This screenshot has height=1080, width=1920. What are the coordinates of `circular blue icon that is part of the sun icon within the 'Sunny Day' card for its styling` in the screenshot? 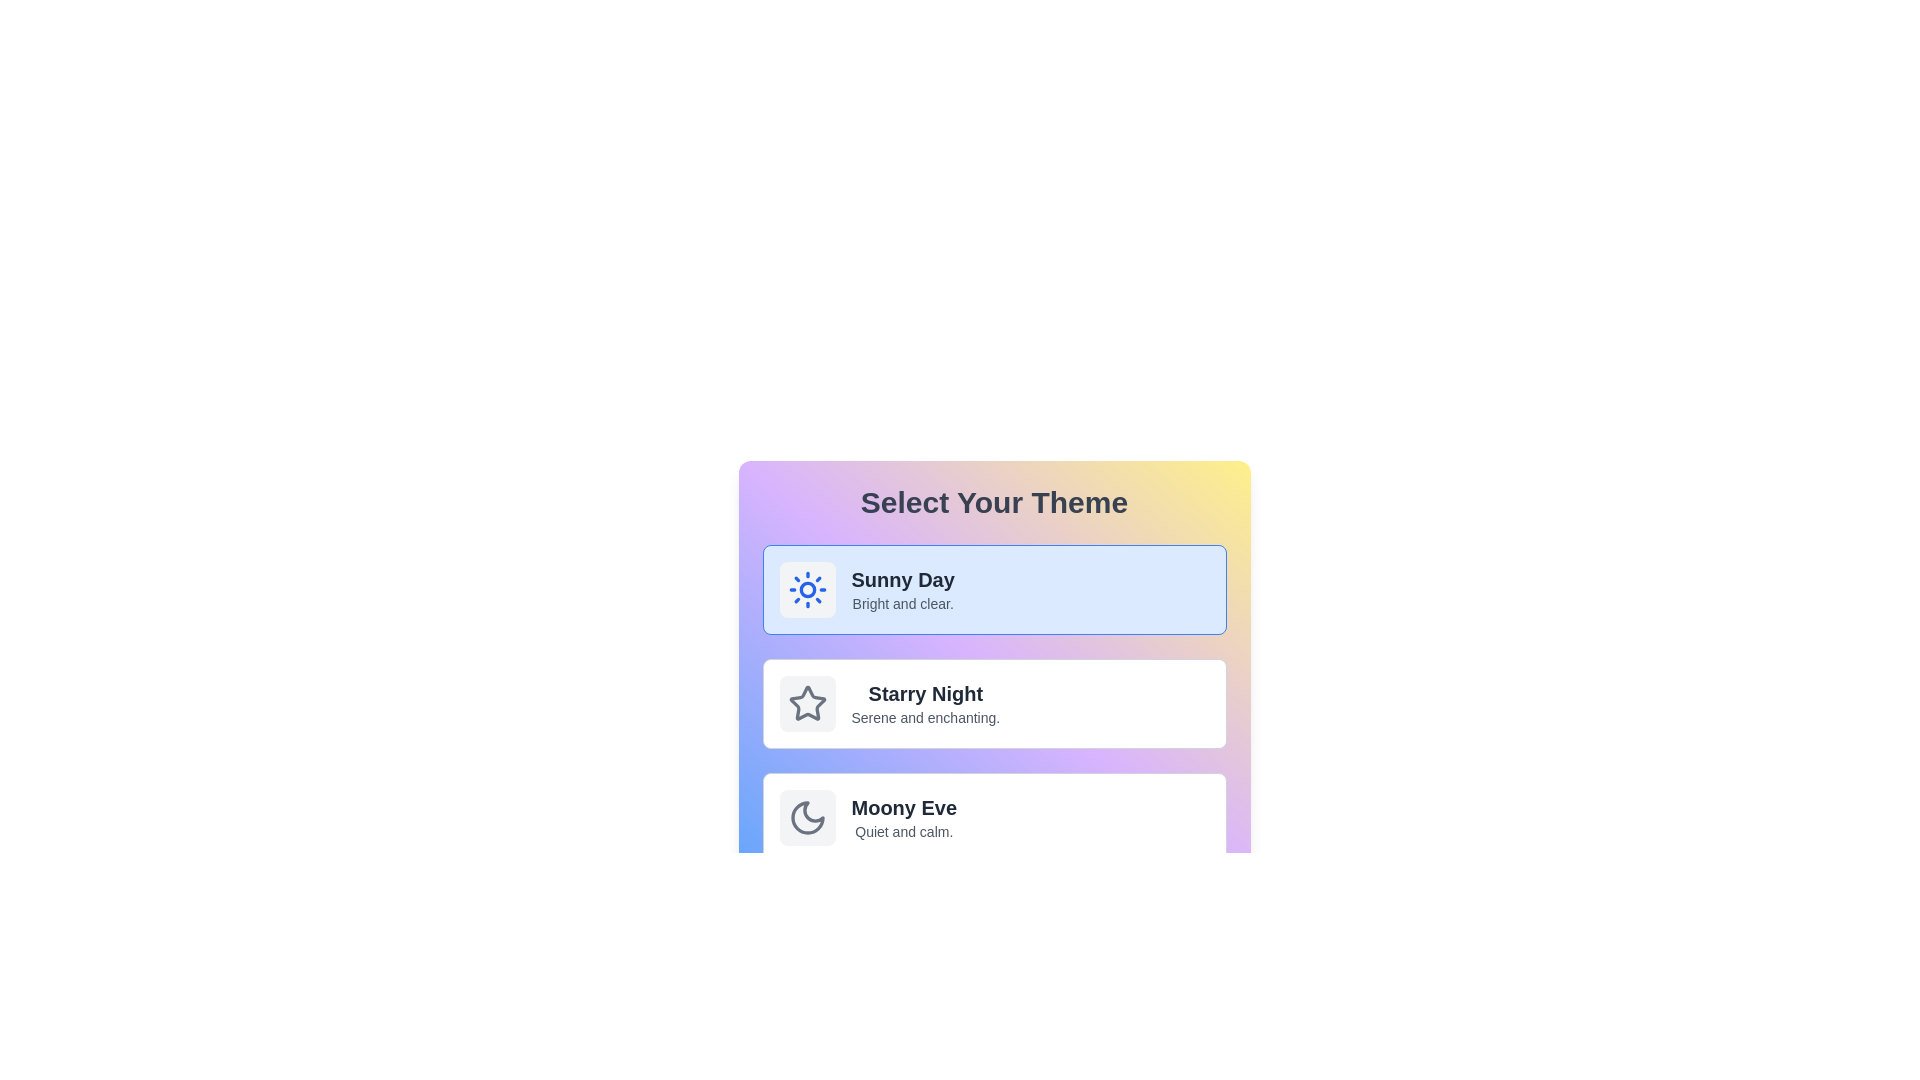 It's located at (807, 589).